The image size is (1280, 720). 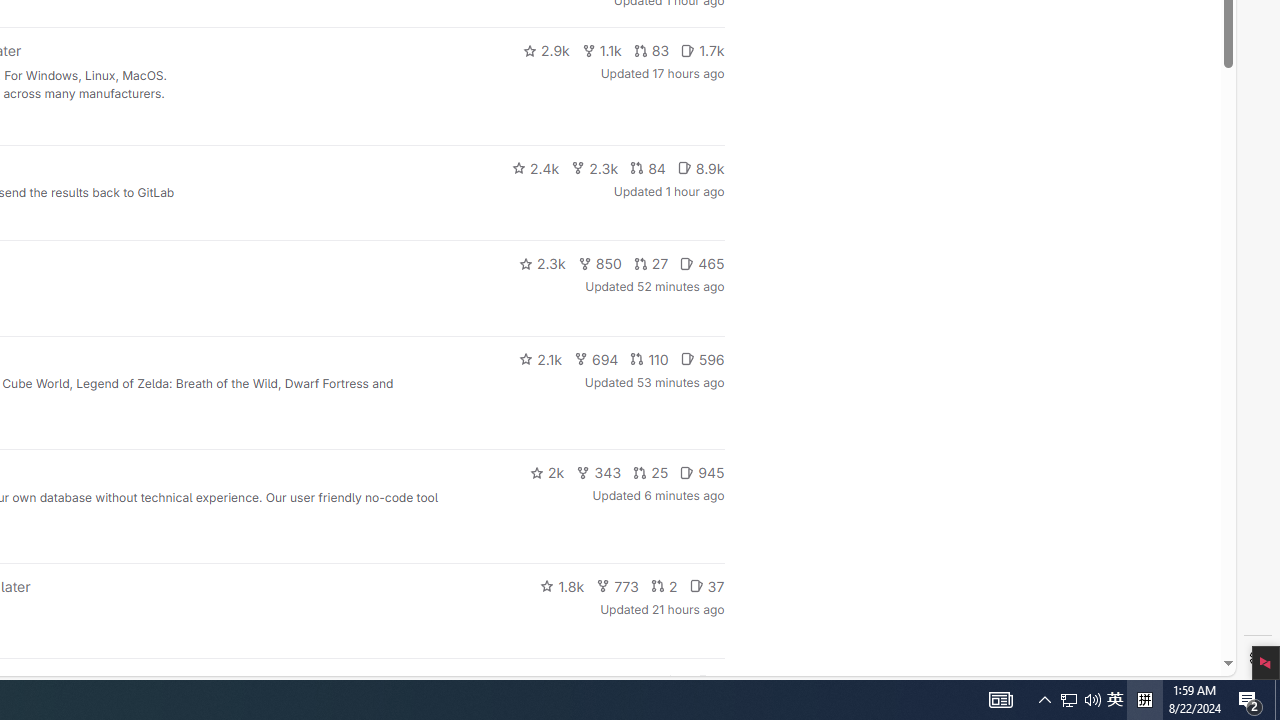 I want to click on '1.1k', so click(x=600, y=50).